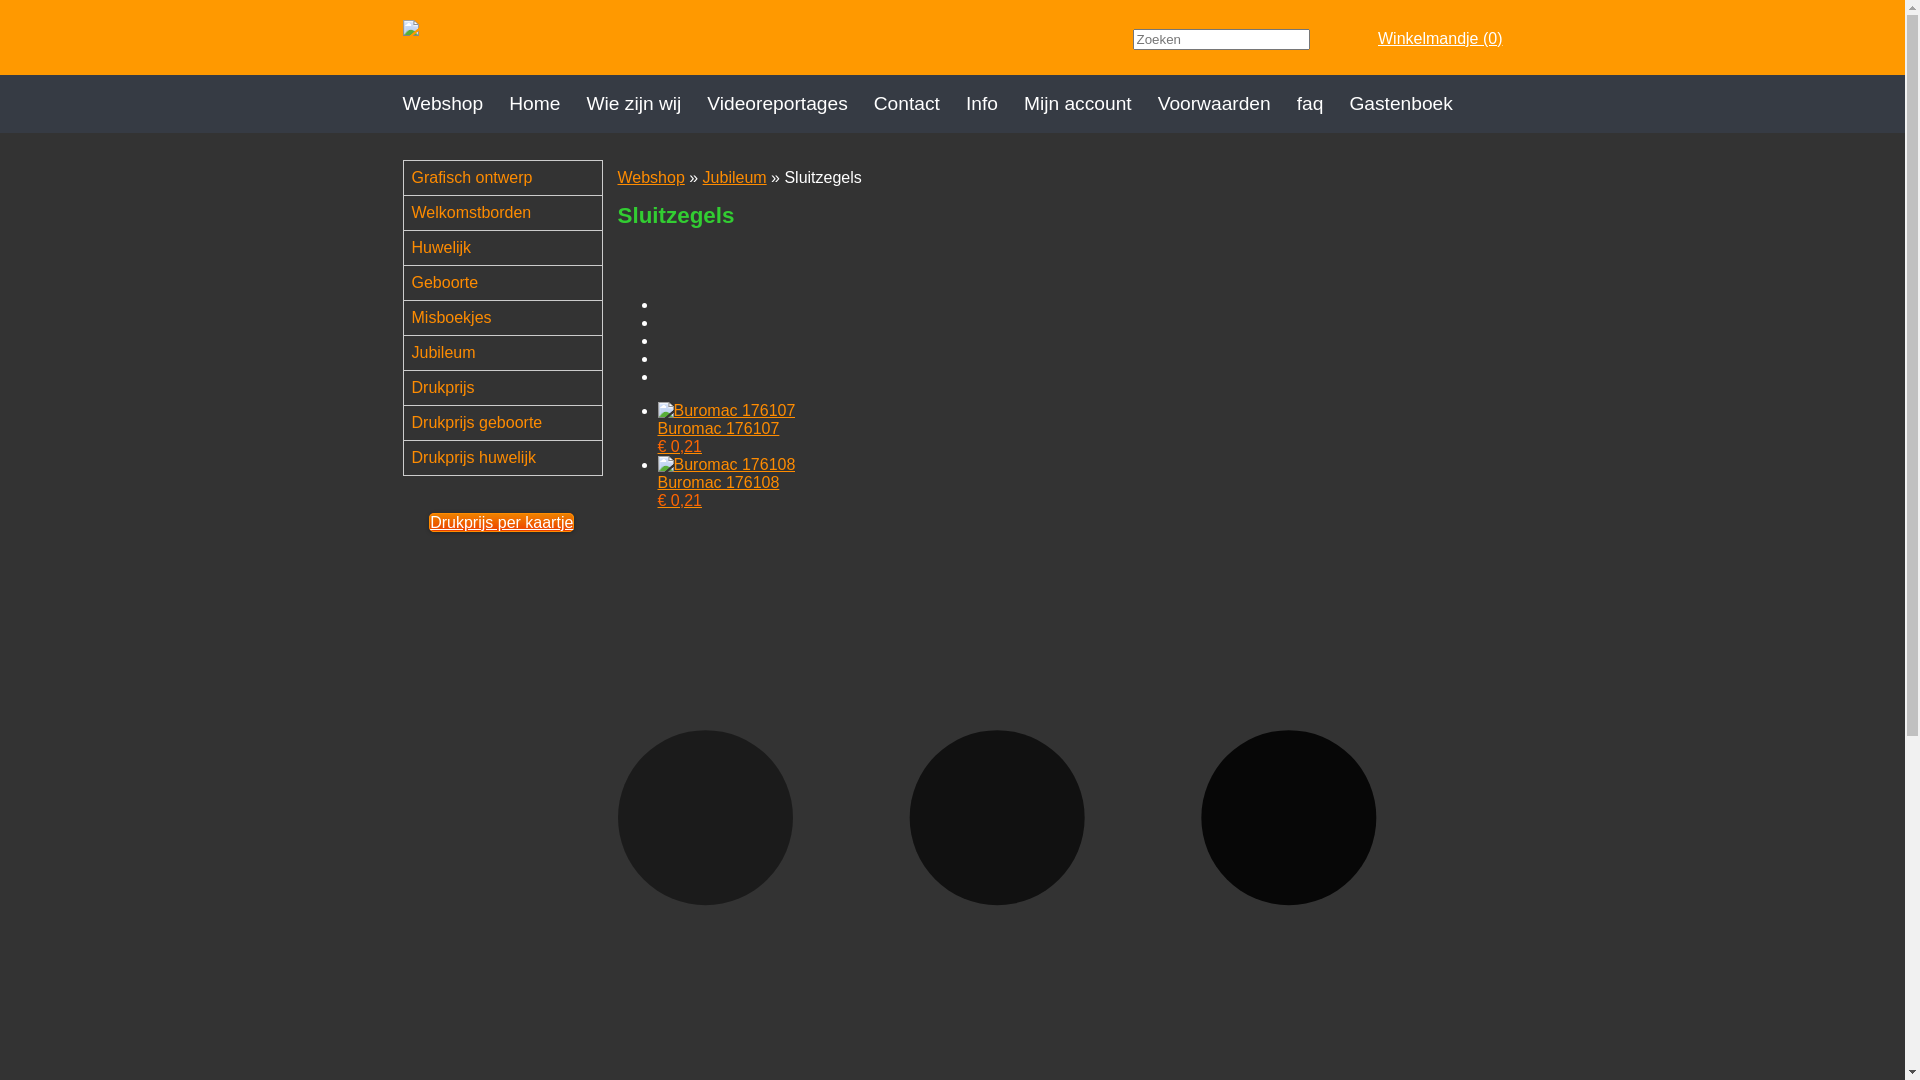 The image size is (1920, 1080). What do you see at coordinates (1412, 104) in the screenshot?
I see `'Gastenboek'` at bounding box center [1412, 104].